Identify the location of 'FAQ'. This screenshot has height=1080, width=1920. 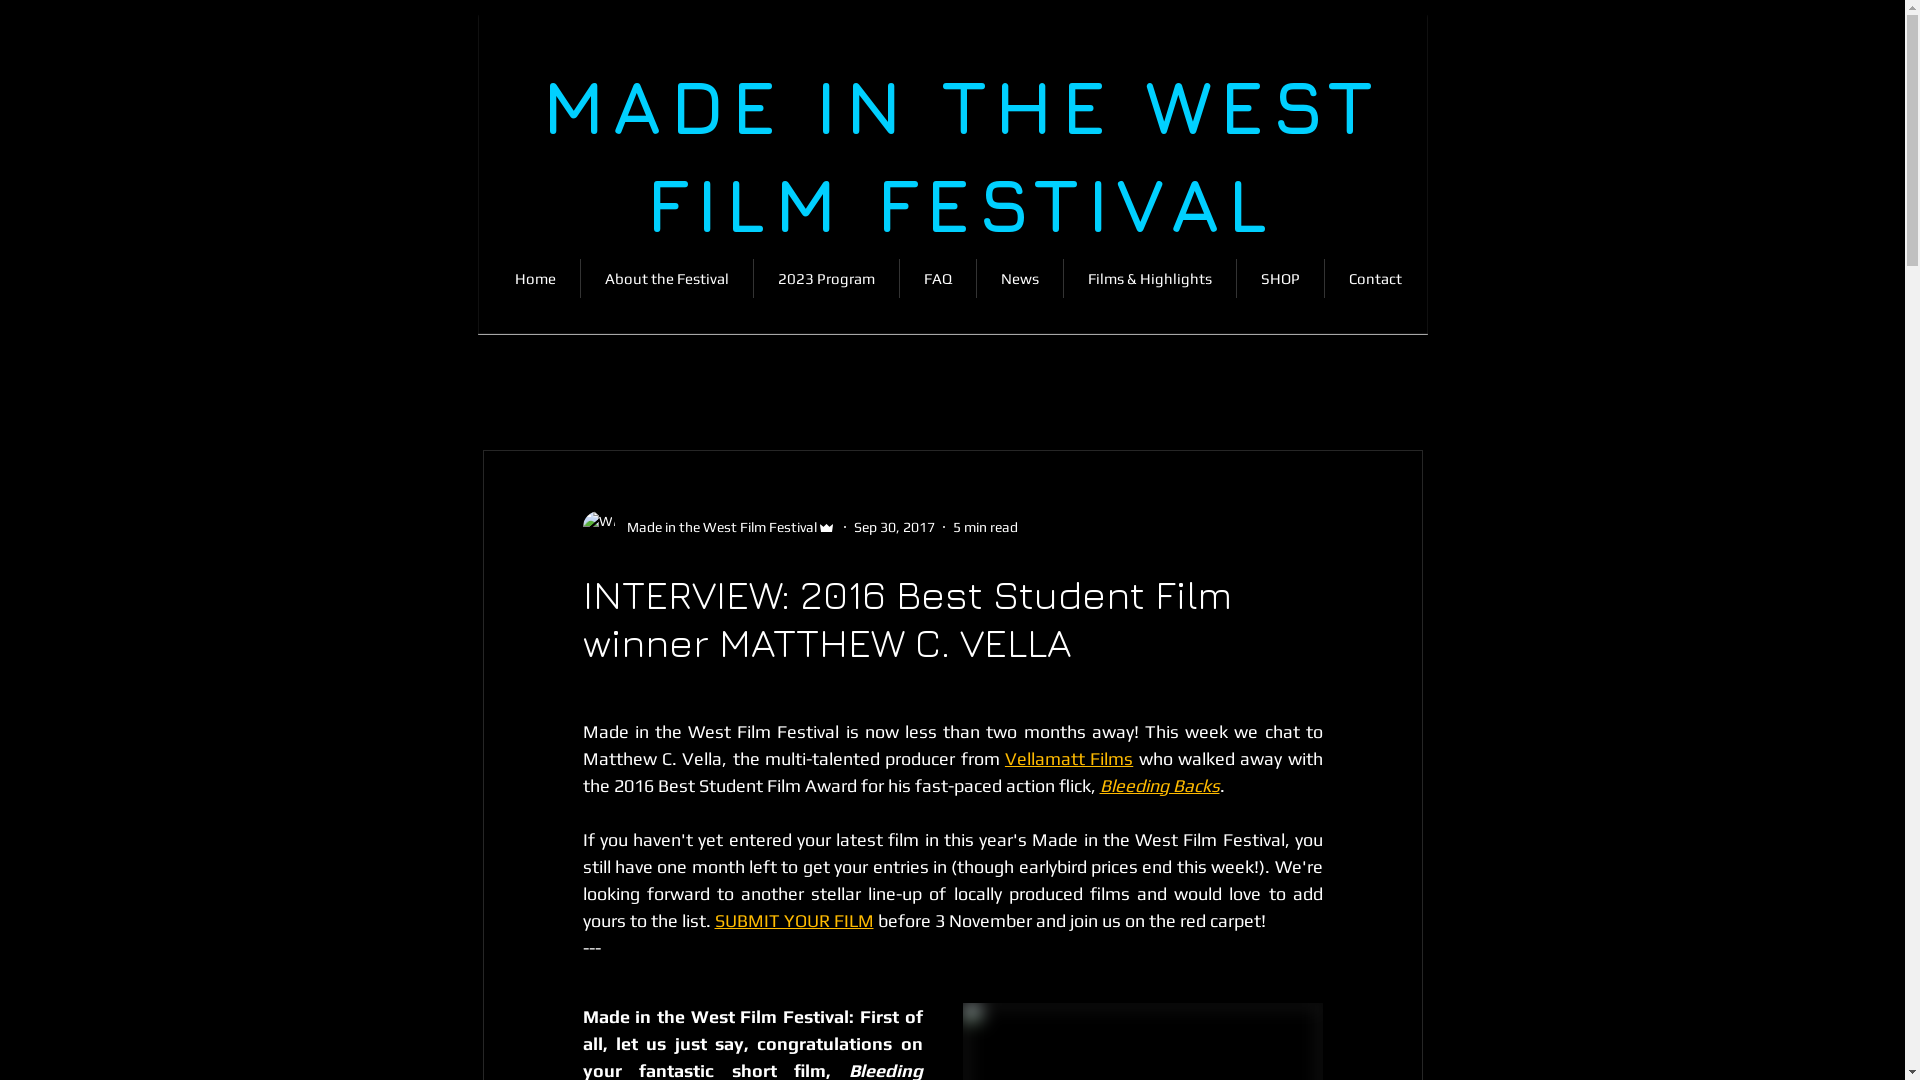
(936, 278).